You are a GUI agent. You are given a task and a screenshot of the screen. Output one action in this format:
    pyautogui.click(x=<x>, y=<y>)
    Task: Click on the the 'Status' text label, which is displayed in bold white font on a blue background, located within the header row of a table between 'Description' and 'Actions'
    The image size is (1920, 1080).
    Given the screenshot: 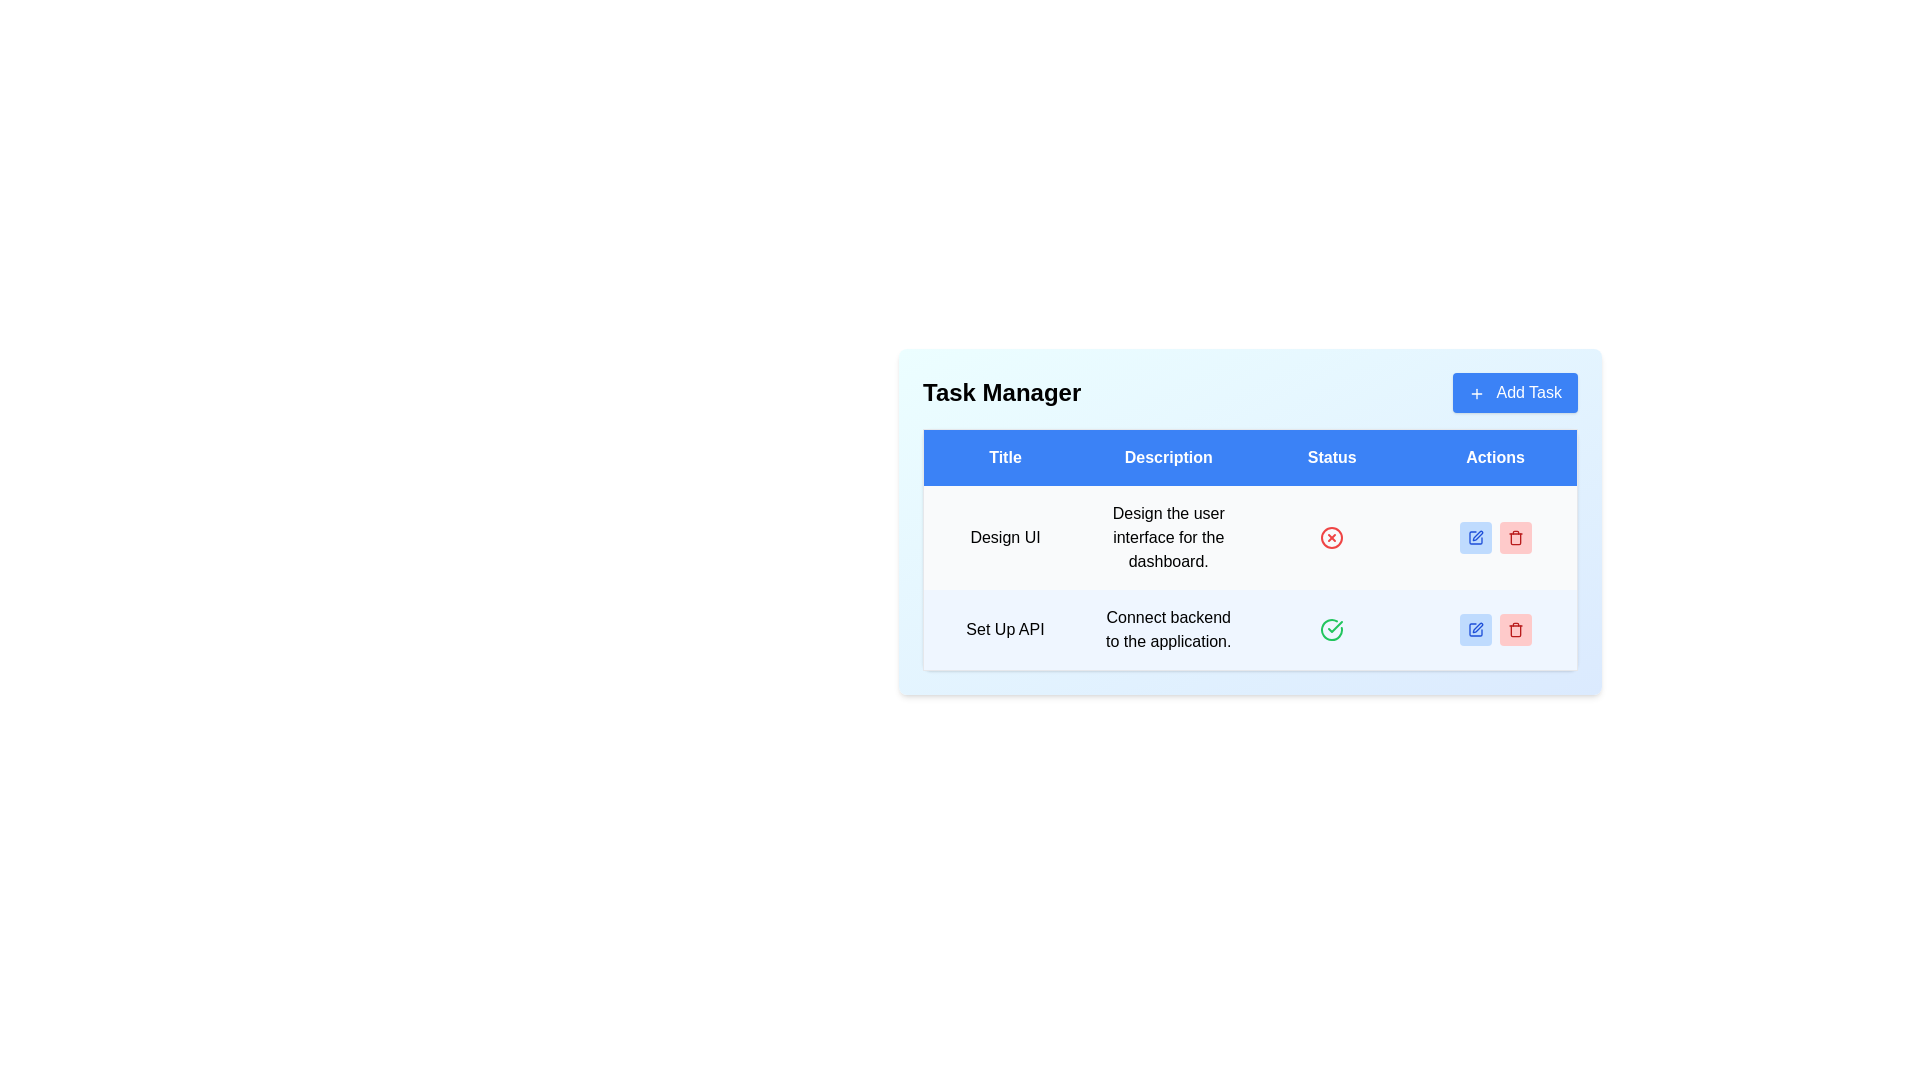 What is the action you would take?
    pyautogui.click(x=1332, y=457)
    